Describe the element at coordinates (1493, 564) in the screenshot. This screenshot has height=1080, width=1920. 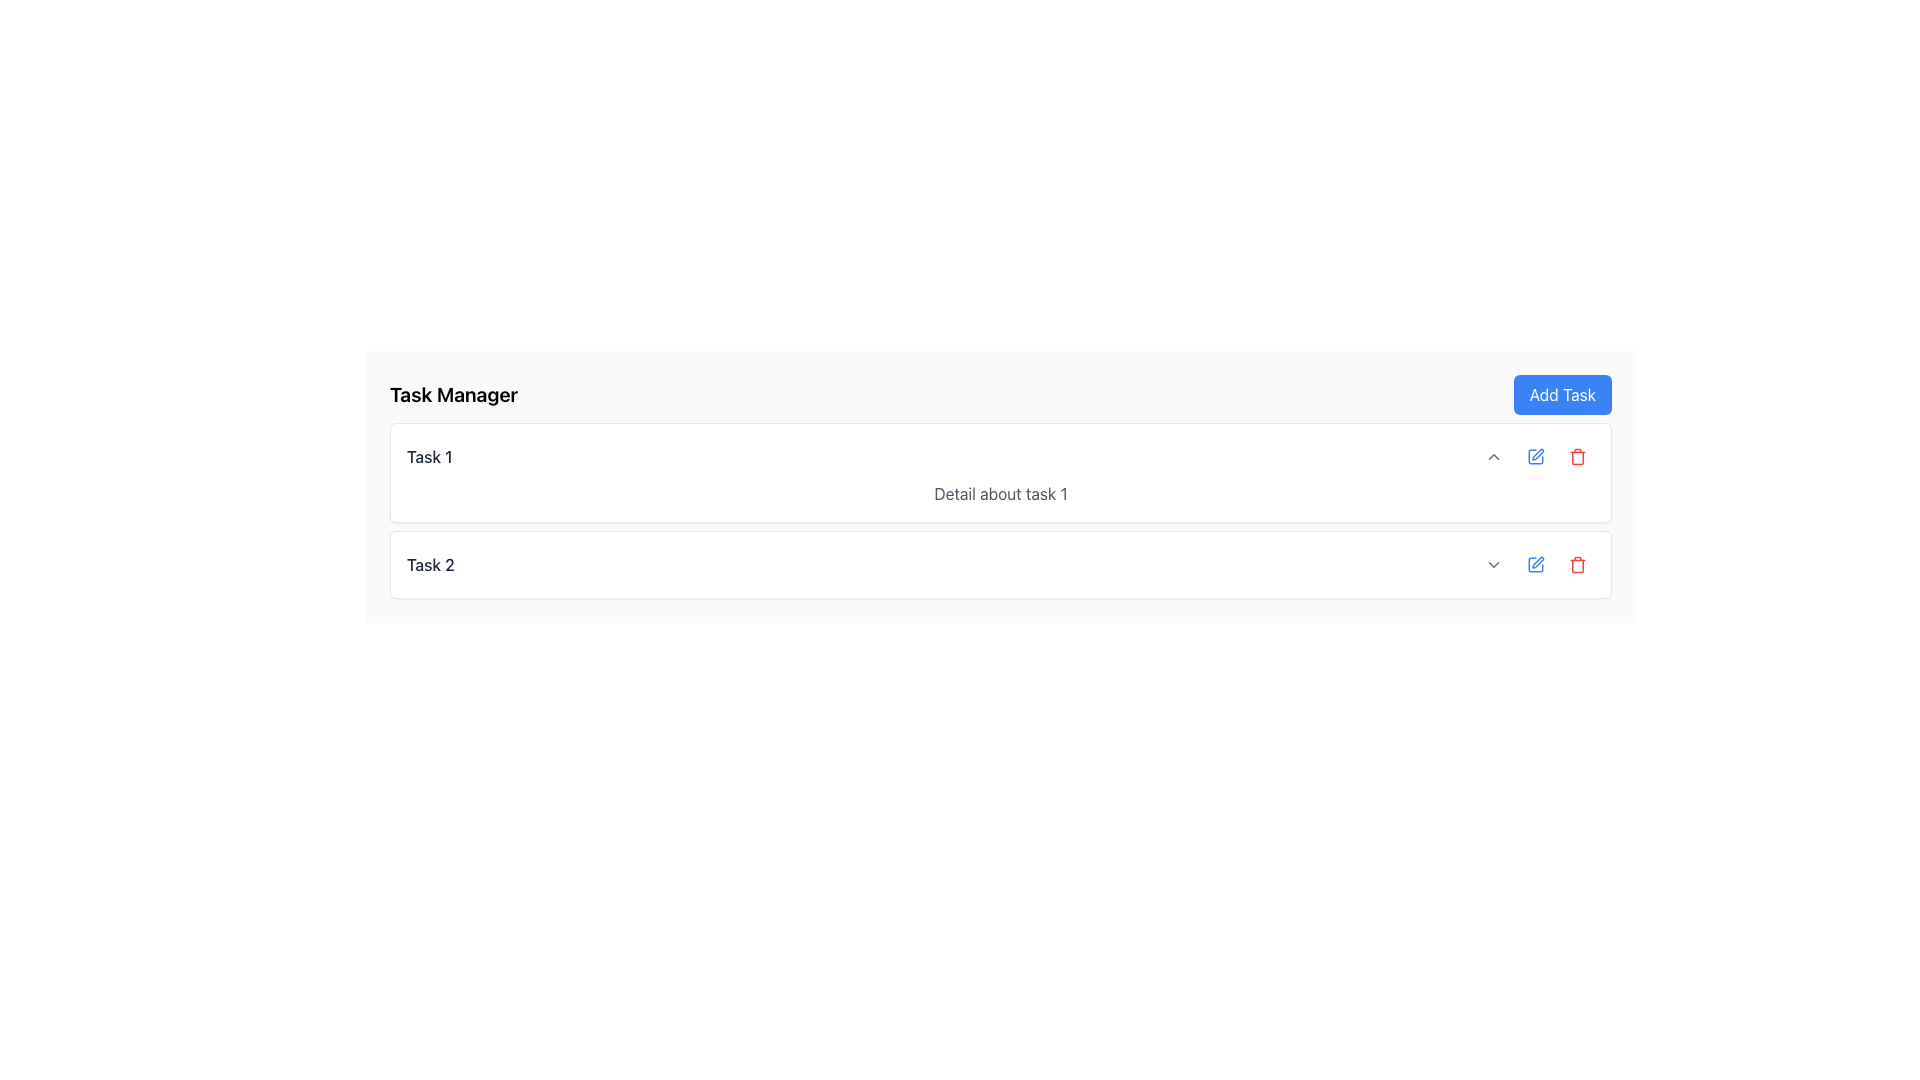
I see `the Dropdown toggle button located in the action column of the second task entry row` at that location.